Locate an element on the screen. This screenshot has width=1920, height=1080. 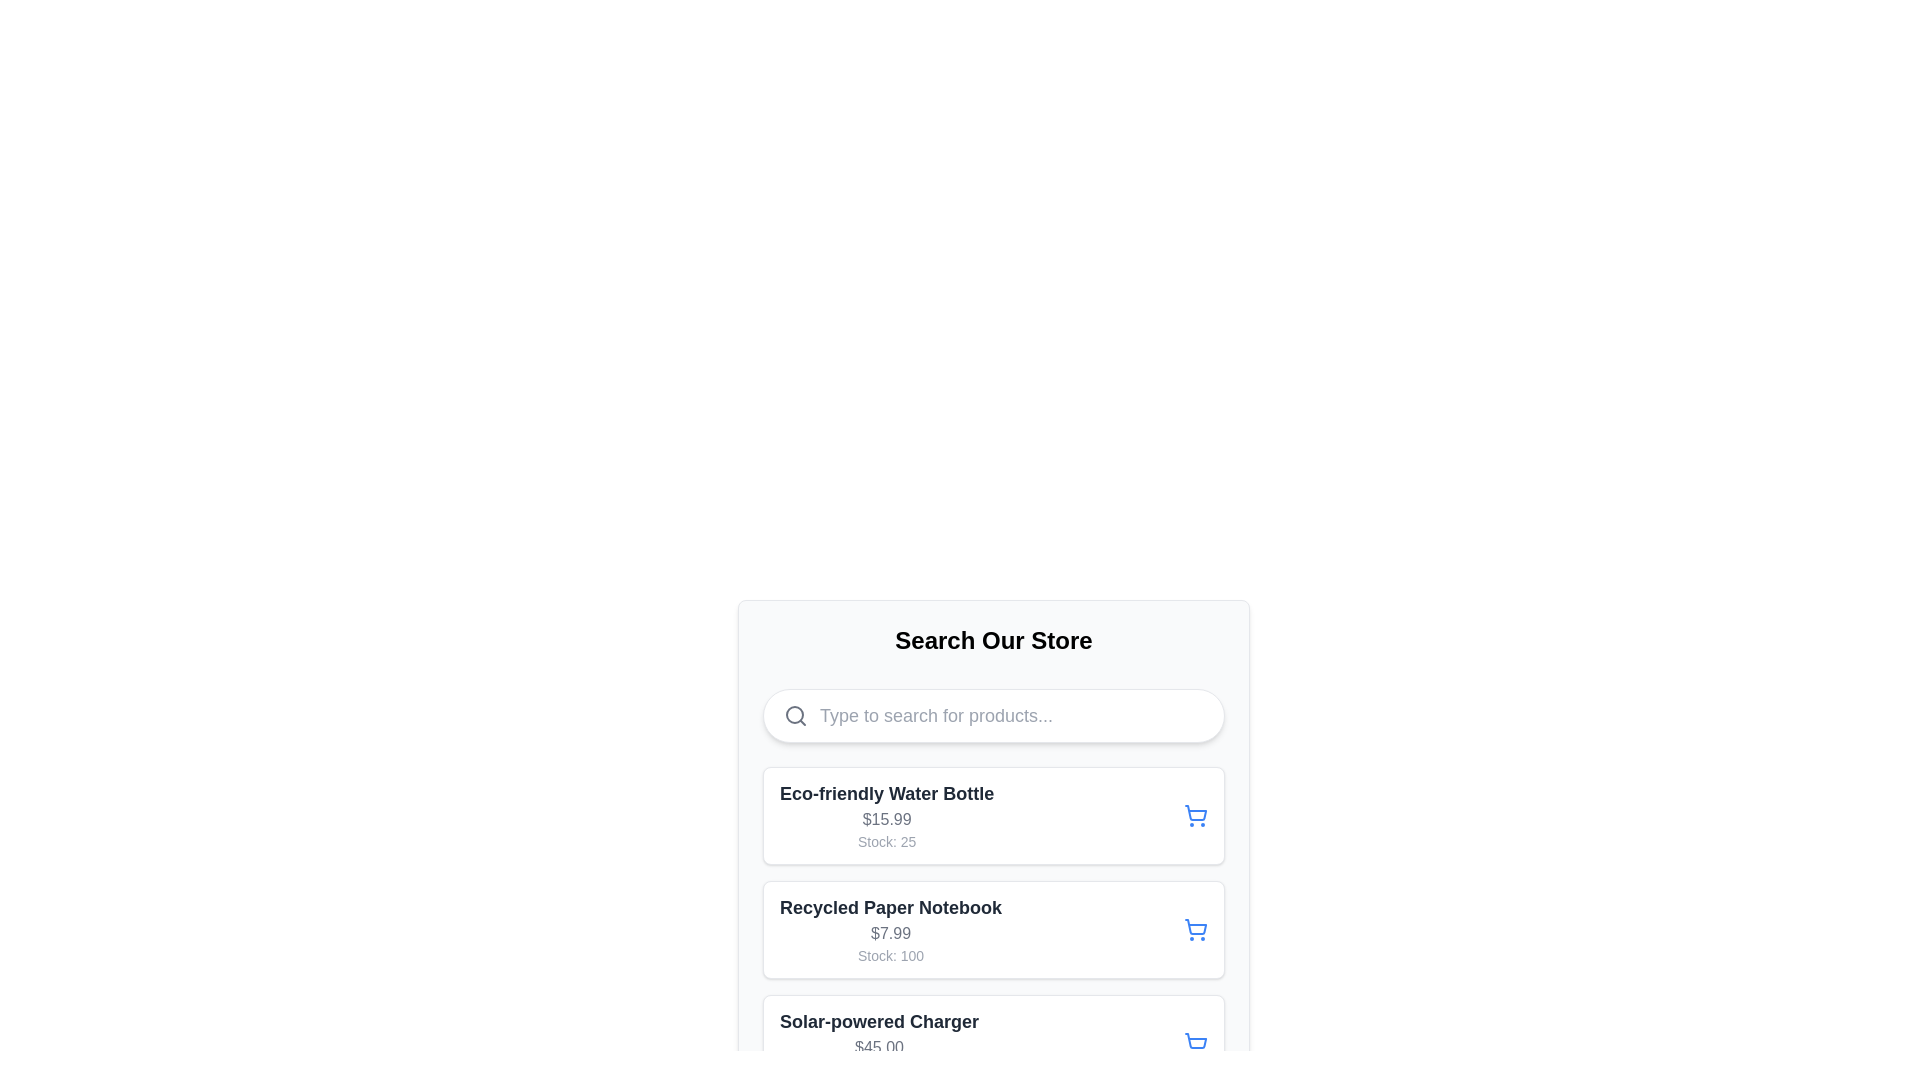
the shopping cart icon located at the far-right side of the 'Recycled Paper Notebook' product entry is located at coordinates (1195, 929).